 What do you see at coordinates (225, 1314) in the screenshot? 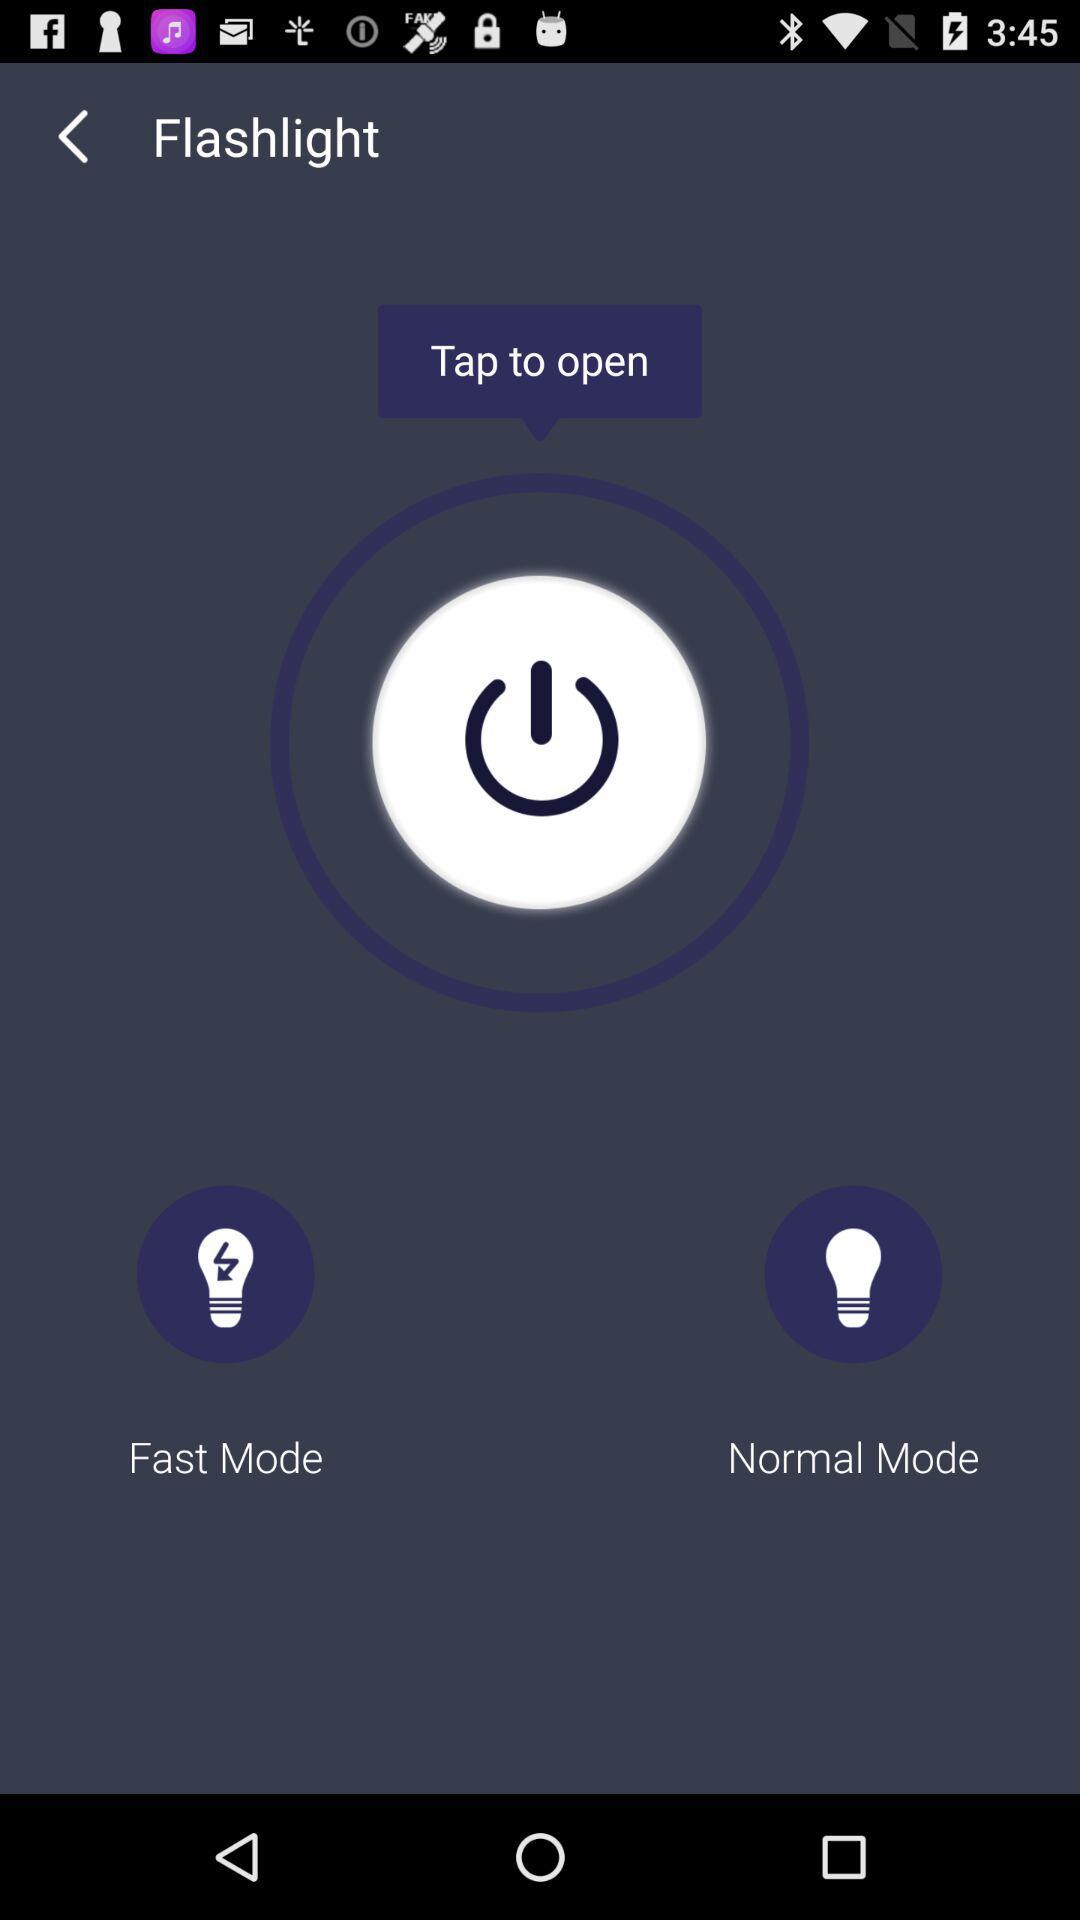
I see `the fast mode icon` at bounding box center [225, 1314].